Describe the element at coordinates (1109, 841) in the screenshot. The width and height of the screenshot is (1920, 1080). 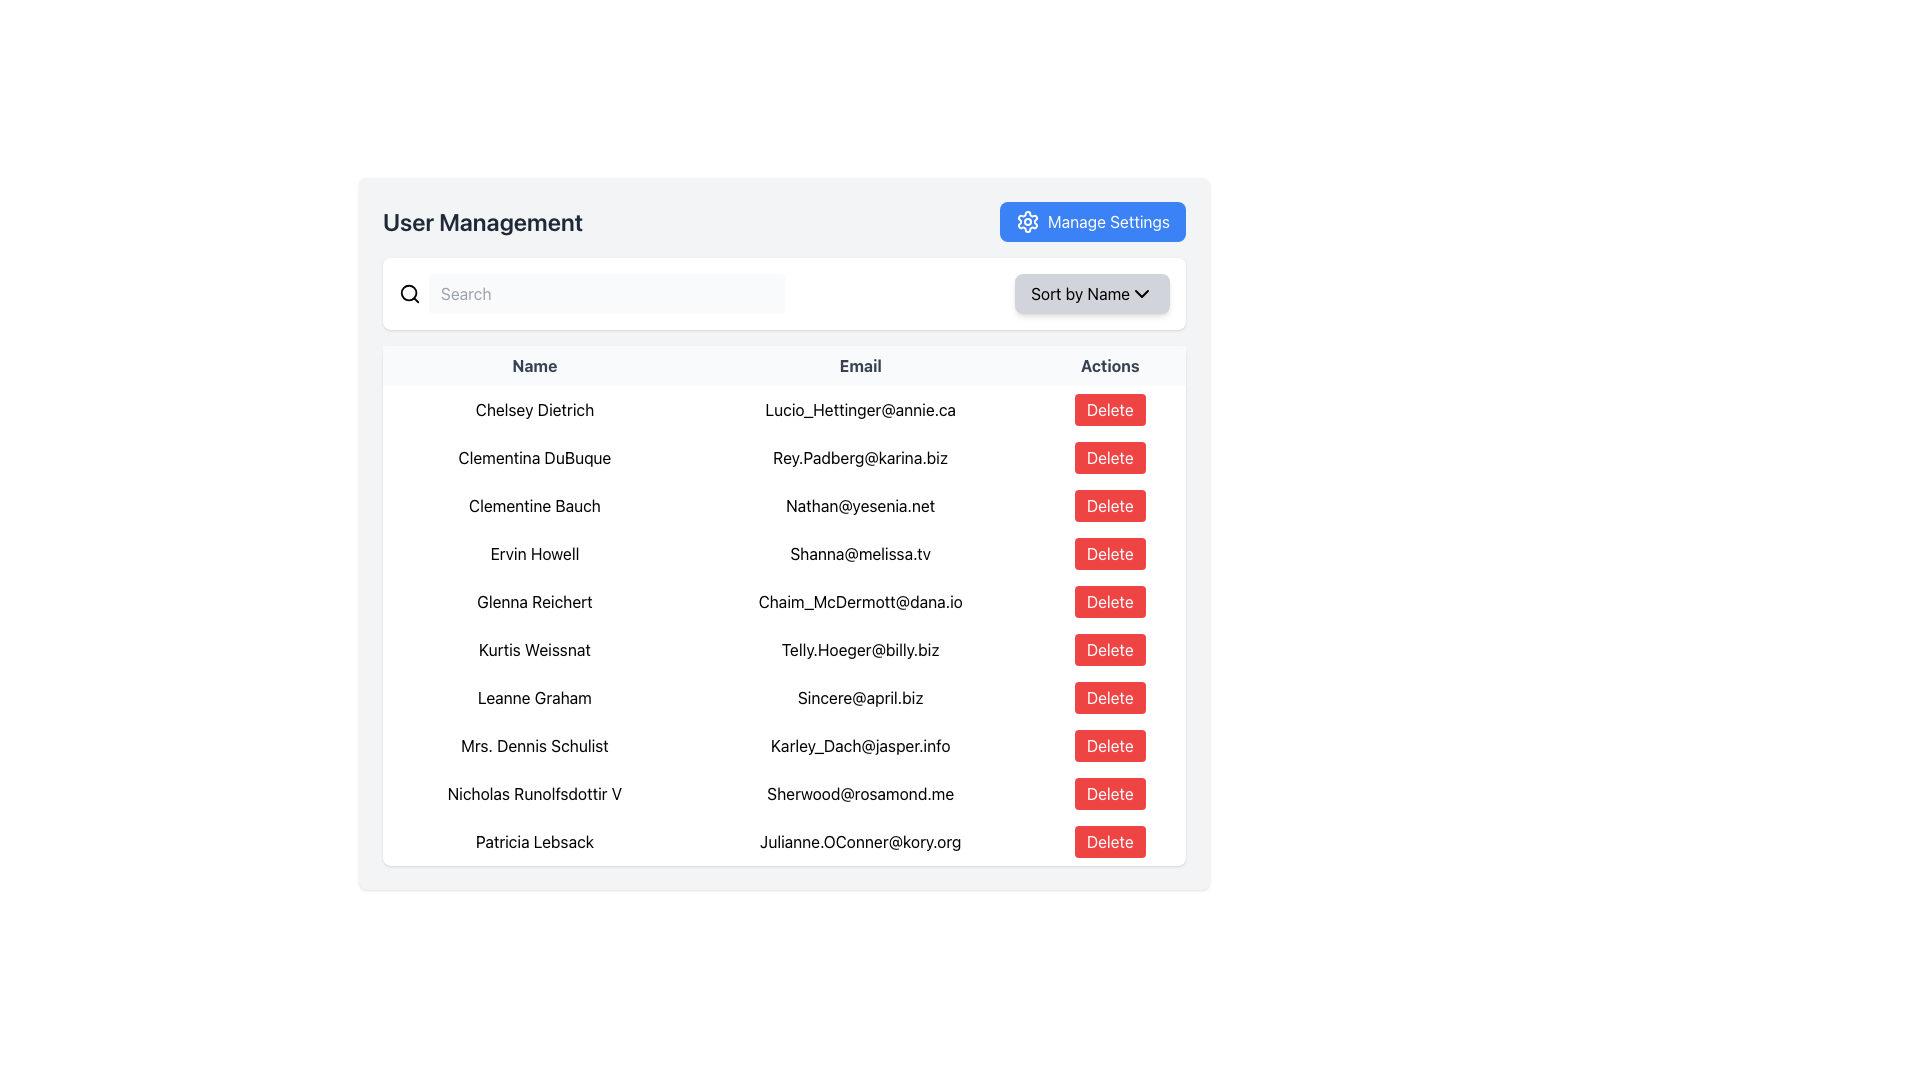
I see `the last 'Delete' button with a red background and bold white text labeled 'Delete' in the 'Actions' column, corresponding to the row for 'Patricia Lebsack'` at that location.